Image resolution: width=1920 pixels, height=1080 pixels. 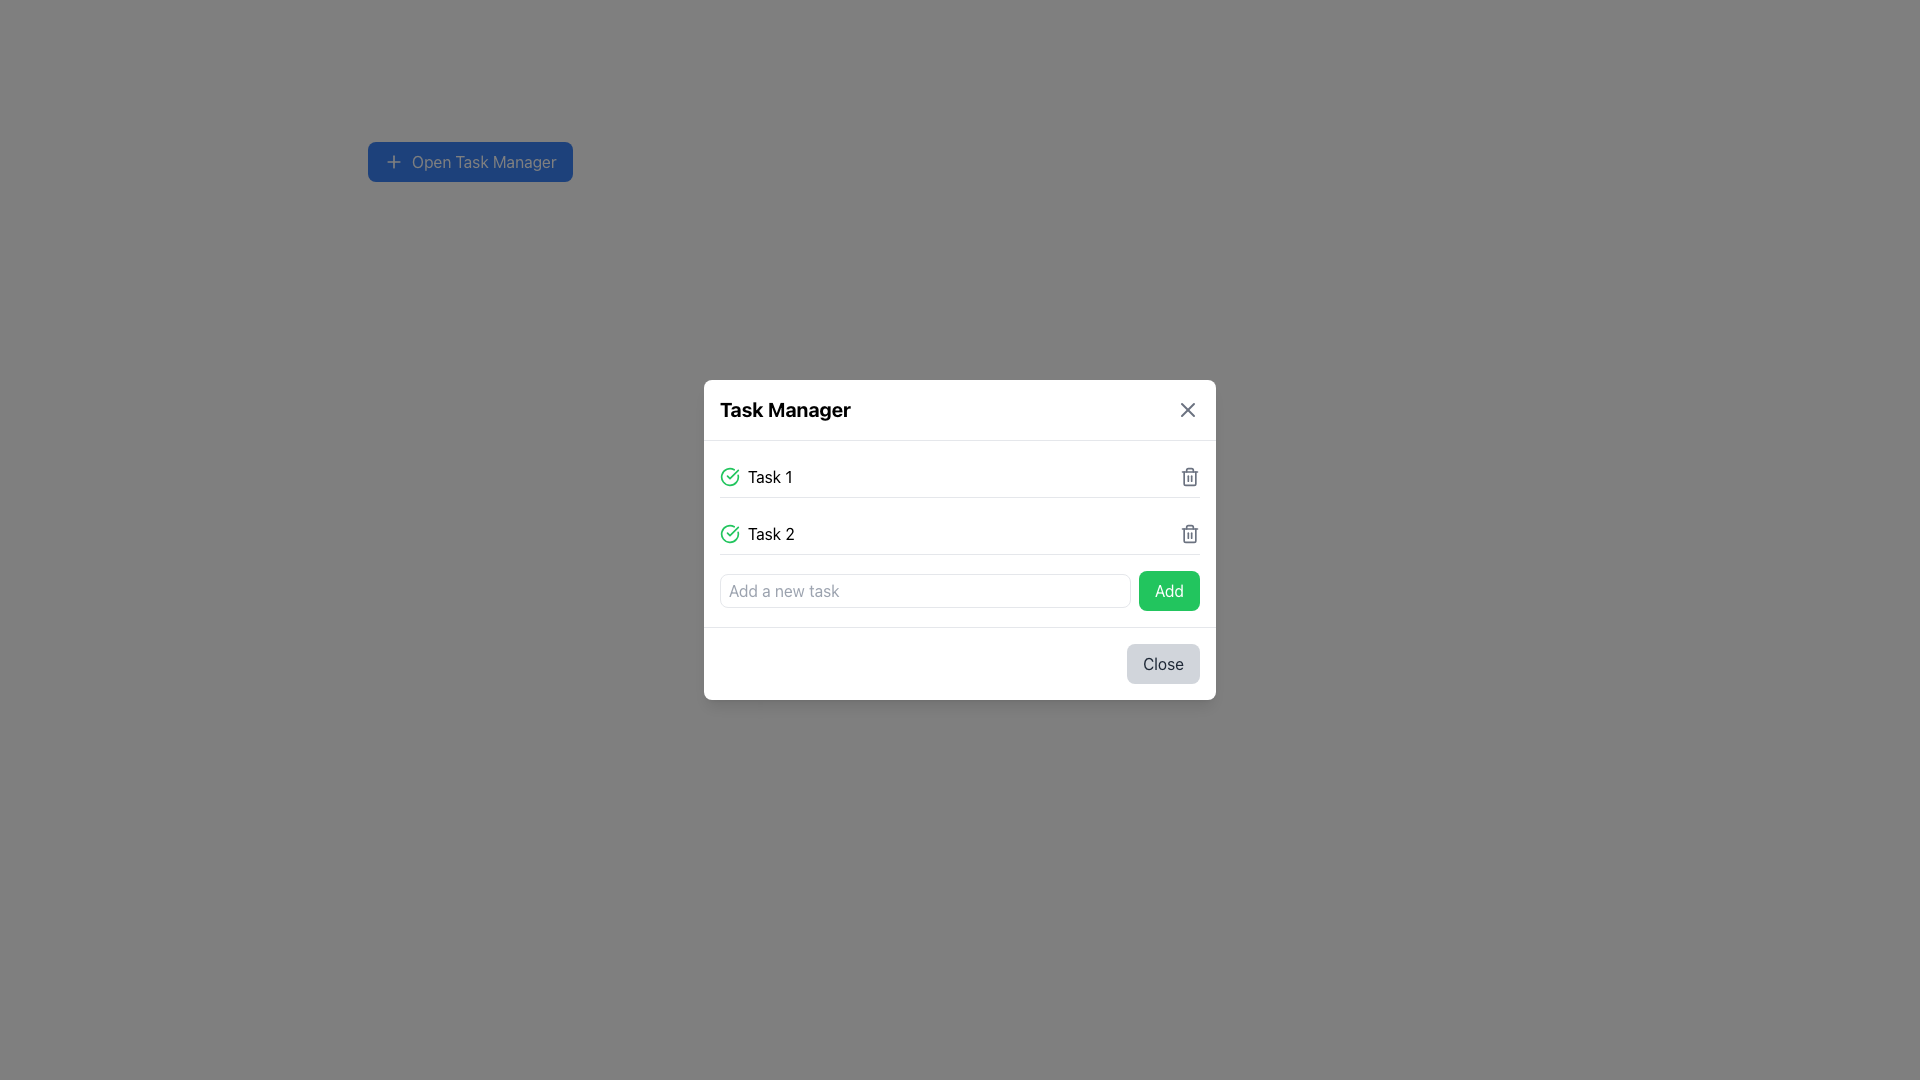 I want to click on the close button located at the upper-right corner of the 'Task Manager' popup for accessibility, so click(x=1188, y=408).